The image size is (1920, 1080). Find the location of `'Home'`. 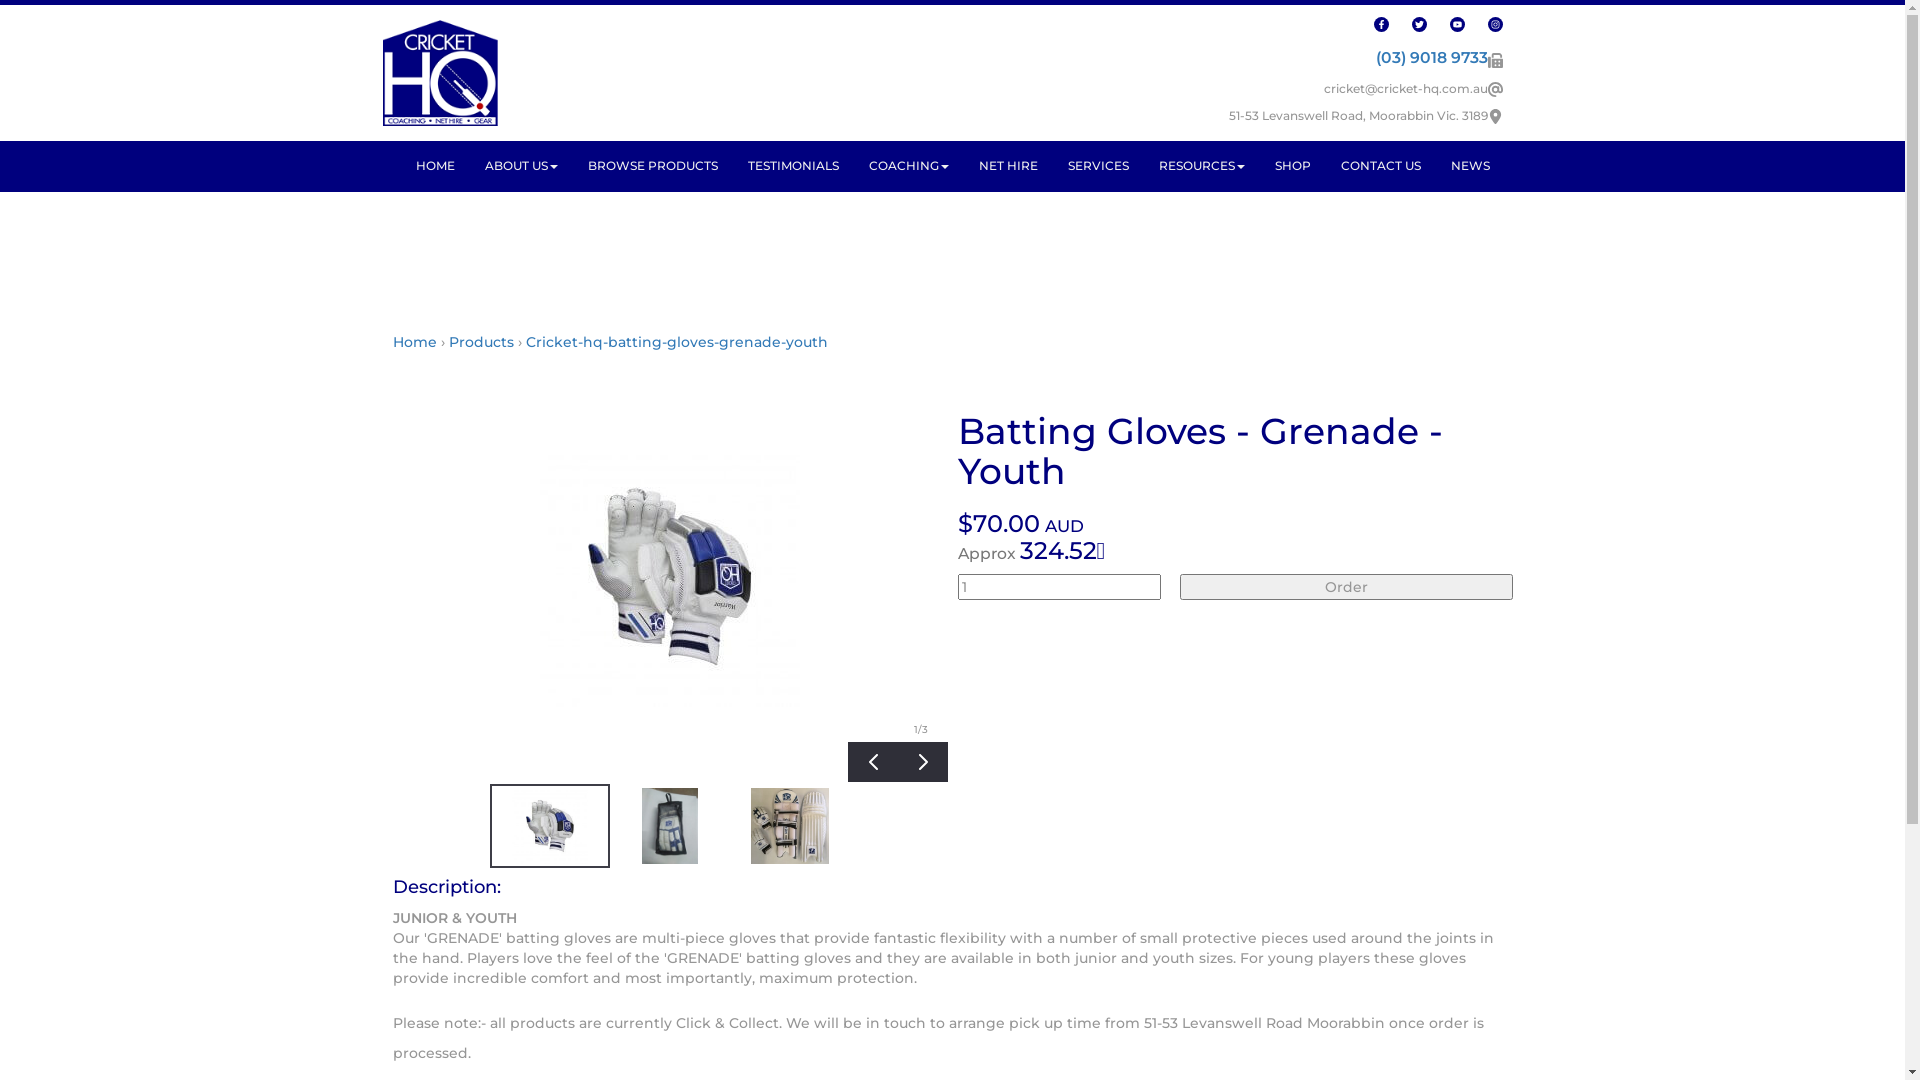

'Home' is located at coordinates (412, 341).